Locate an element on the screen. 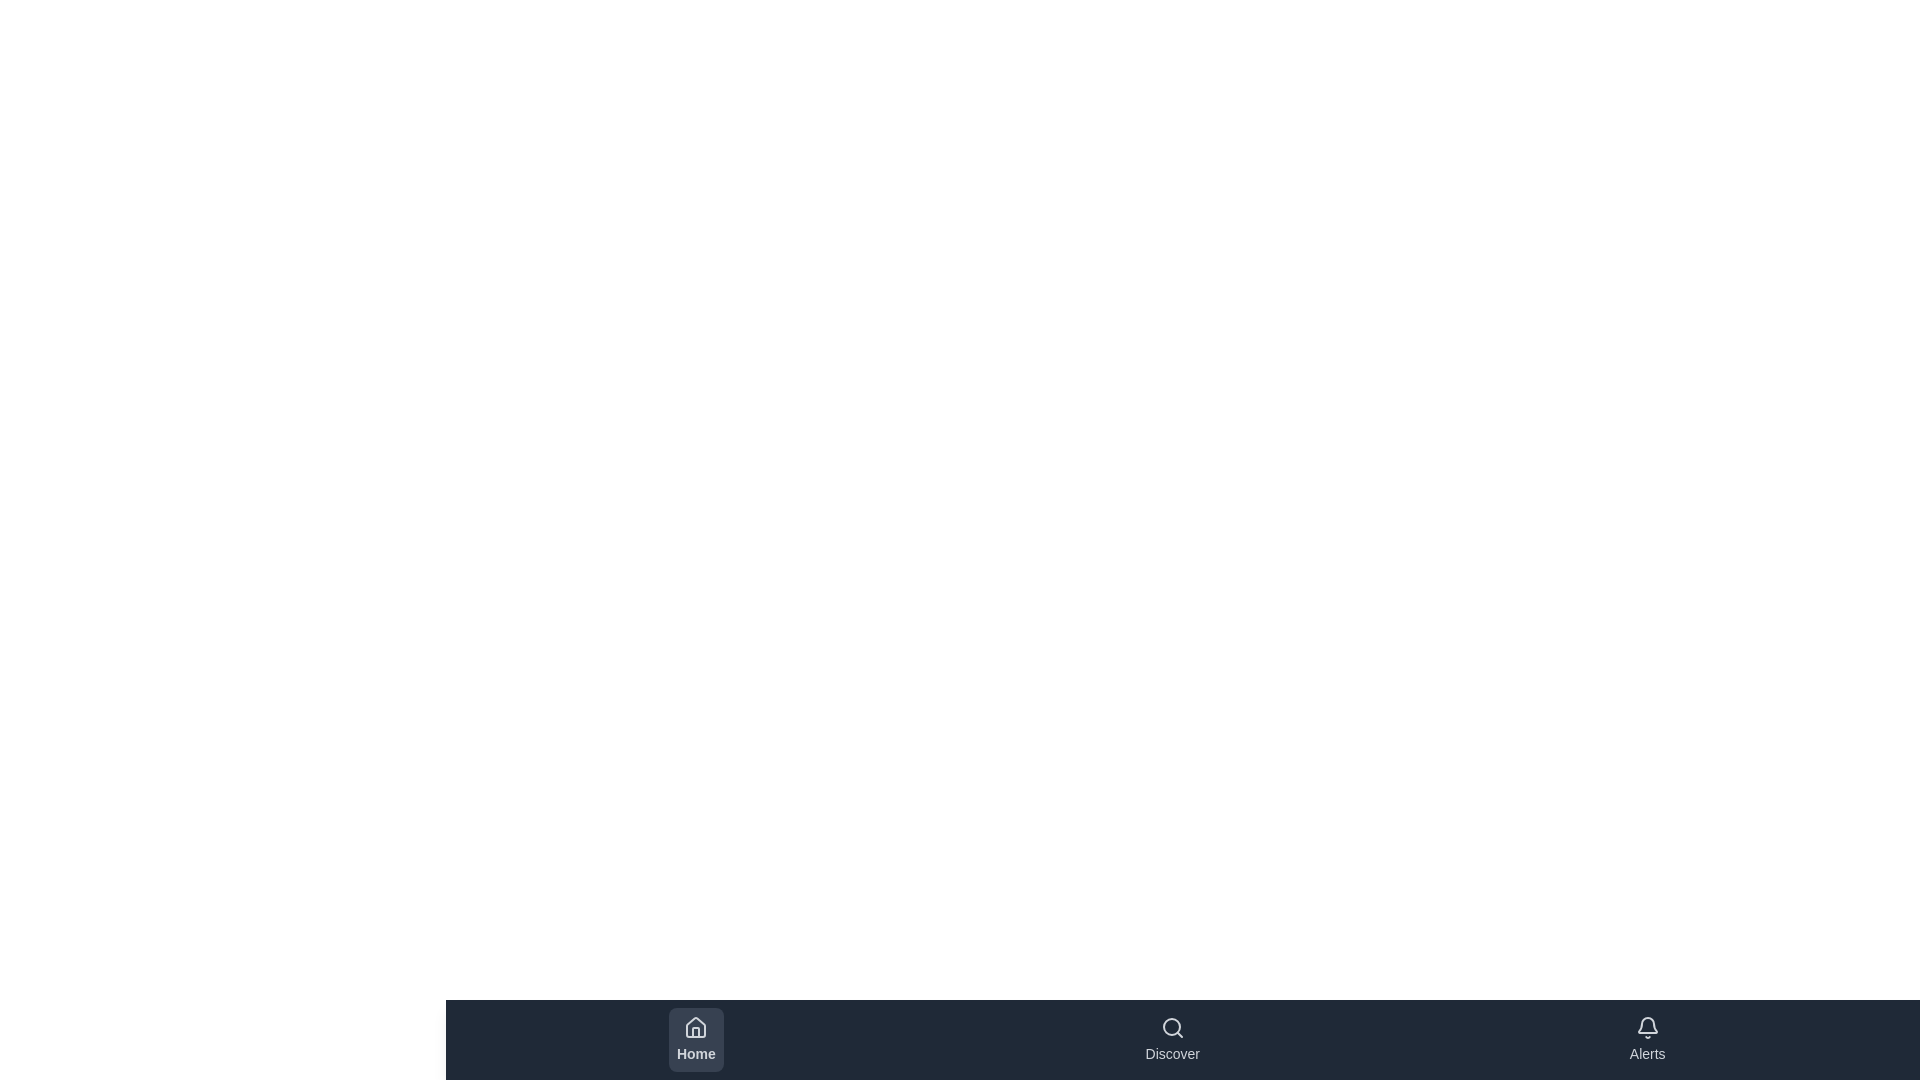  the Home tab to observe its hover effect is located at coordinates (696, 1039).